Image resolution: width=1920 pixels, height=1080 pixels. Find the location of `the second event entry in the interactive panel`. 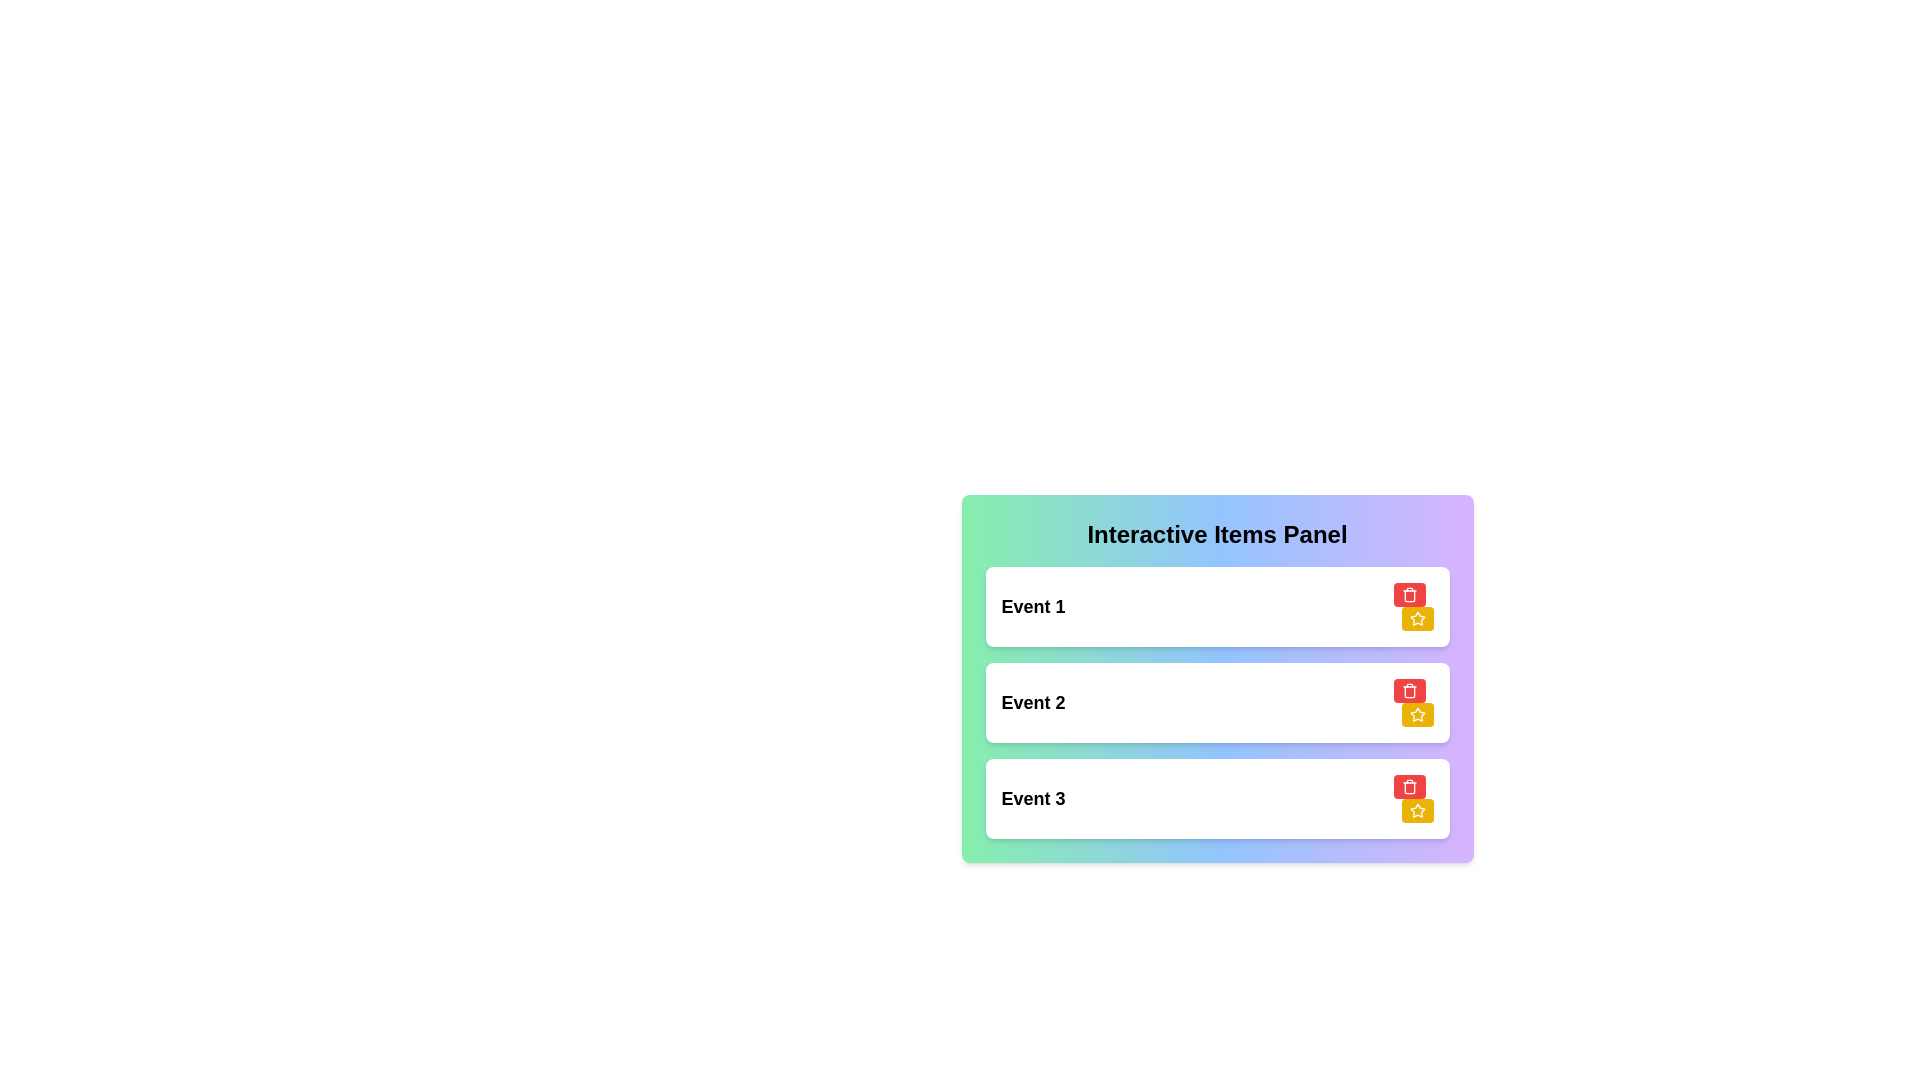

the second event entry in the interactive panel is located at coordinates (1216, 701).